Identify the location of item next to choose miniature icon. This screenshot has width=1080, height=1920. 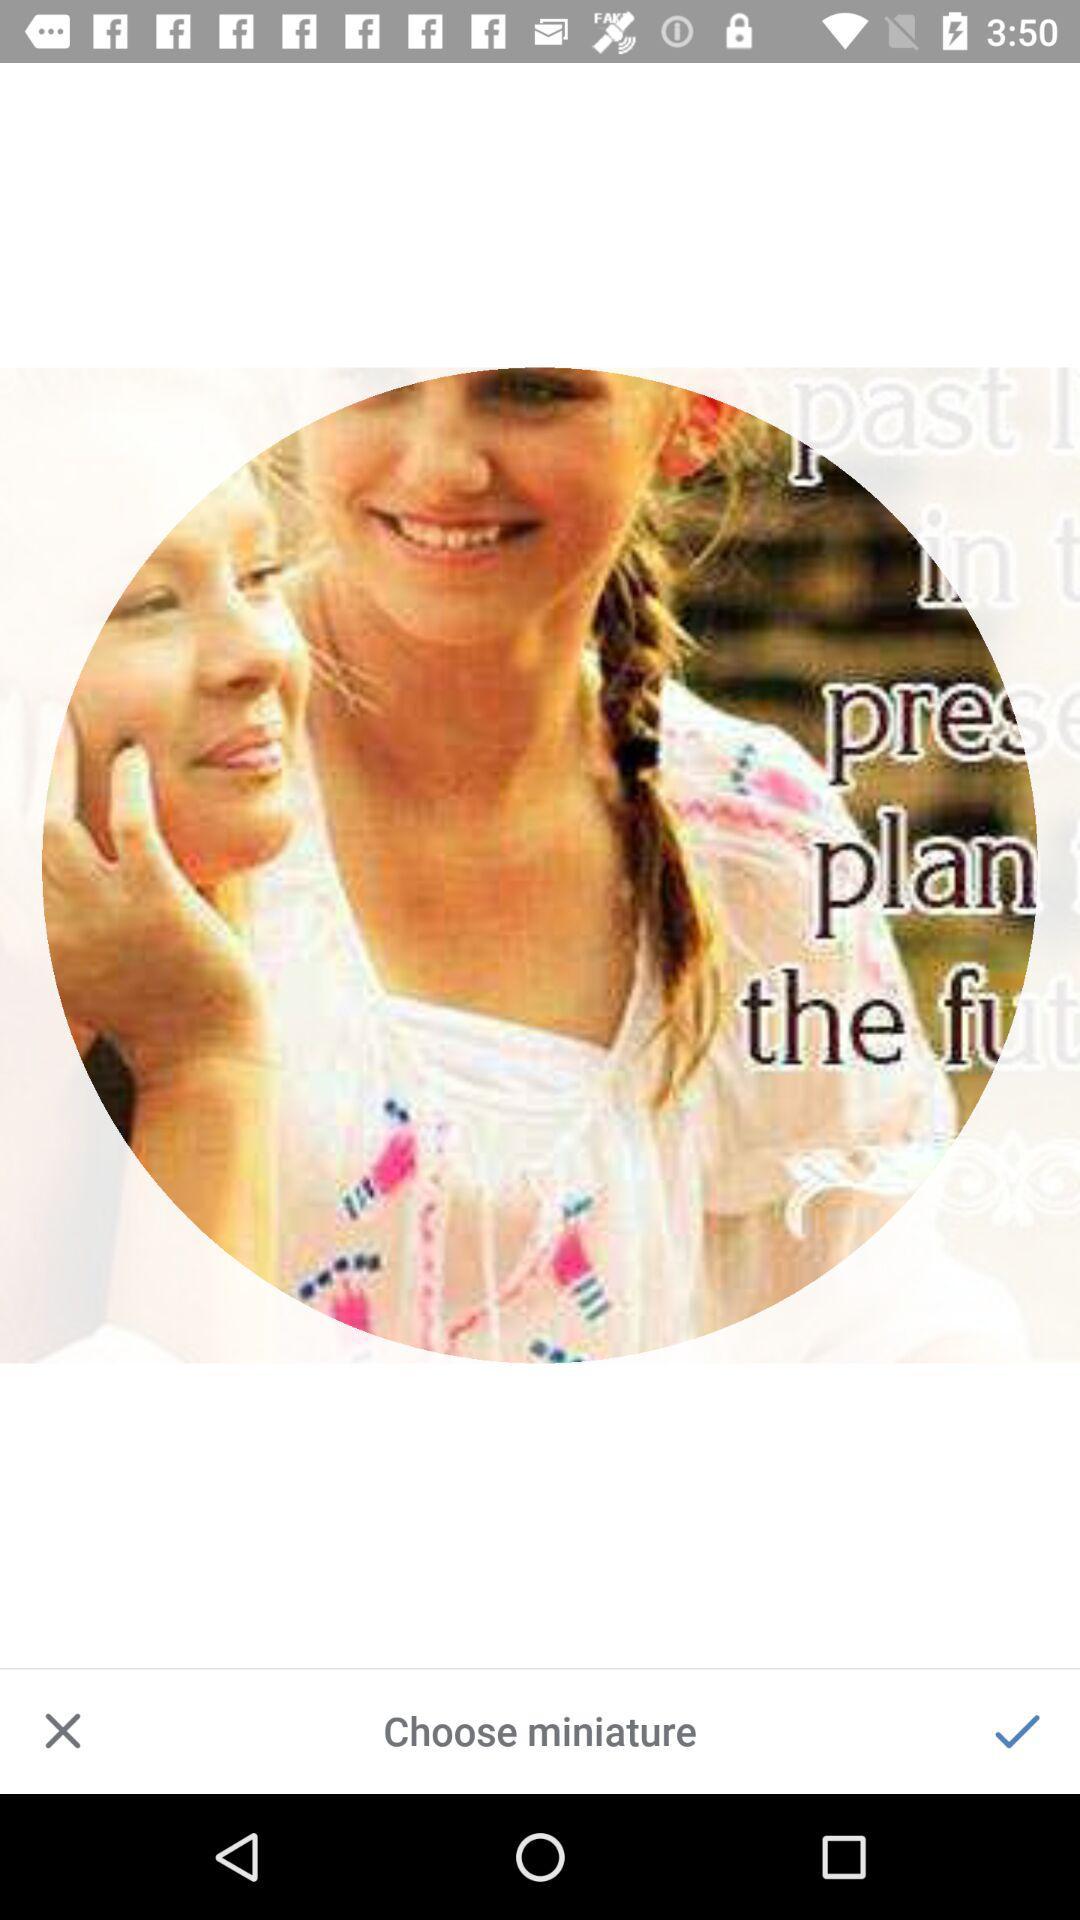
(1017, 1730).